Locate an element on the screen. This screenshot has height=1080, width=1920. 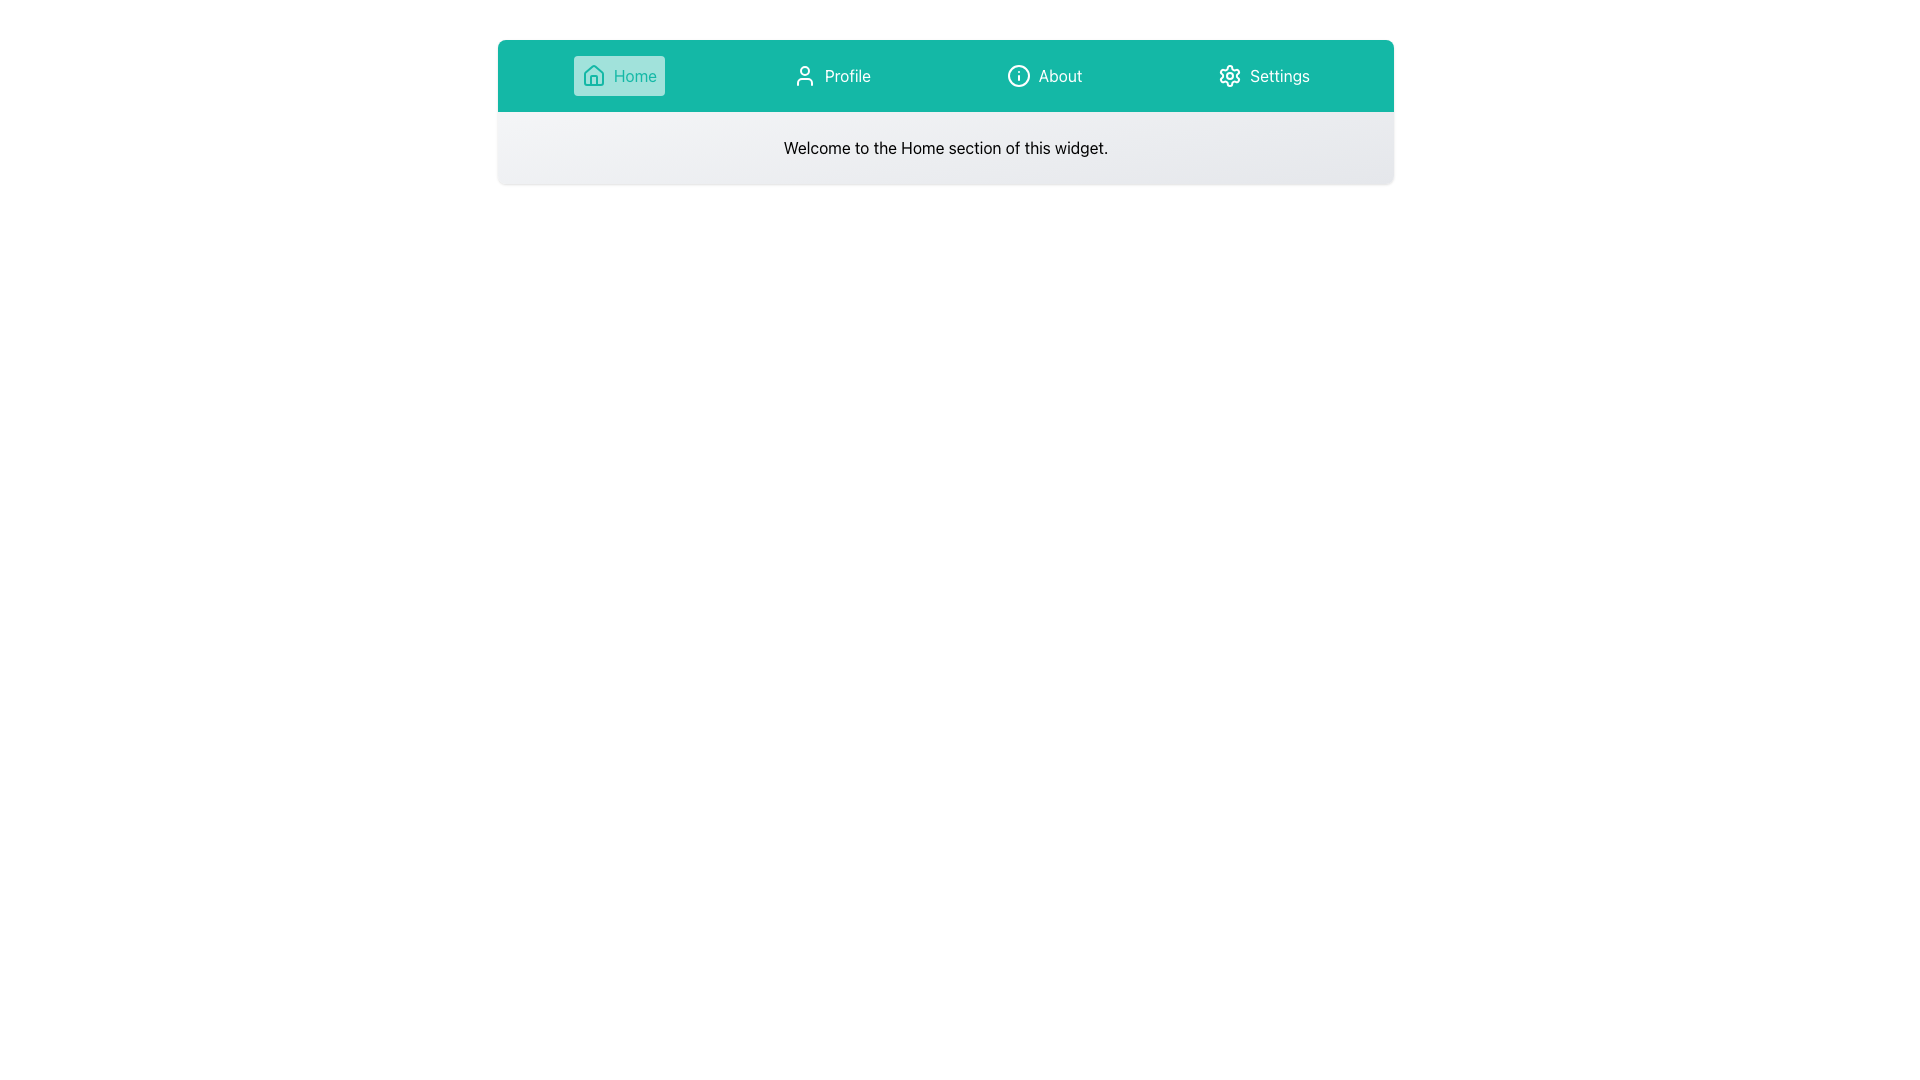
the Text Display element that provides a welcome message or introductory content for the Home section, located centrally below the navigation bar is located at coordinates (944, 146).